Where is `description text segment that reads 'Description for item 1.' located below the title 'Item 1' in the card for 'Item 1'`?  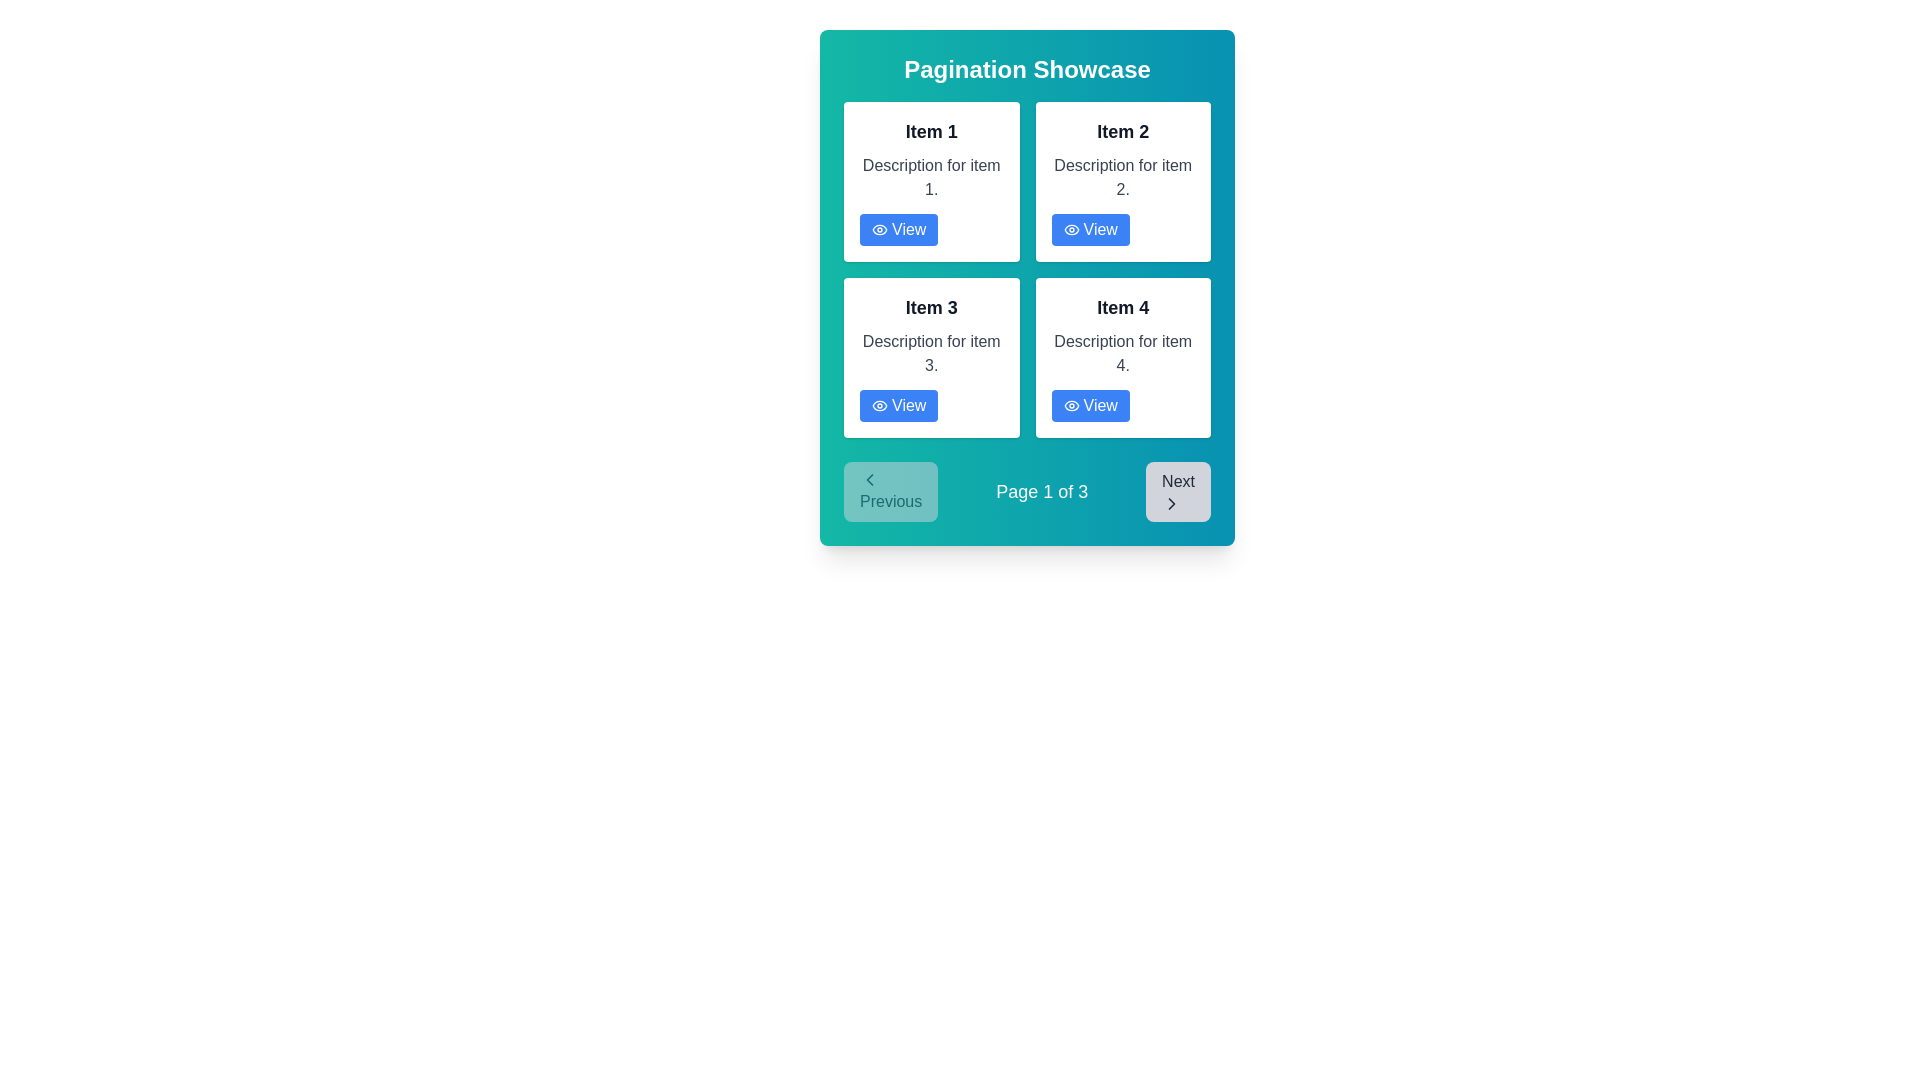
description text segment that reads 'Description for item 1.' located below the title 'Item 1' in the card for 'Item 1' is located at coordinates (930, 176).